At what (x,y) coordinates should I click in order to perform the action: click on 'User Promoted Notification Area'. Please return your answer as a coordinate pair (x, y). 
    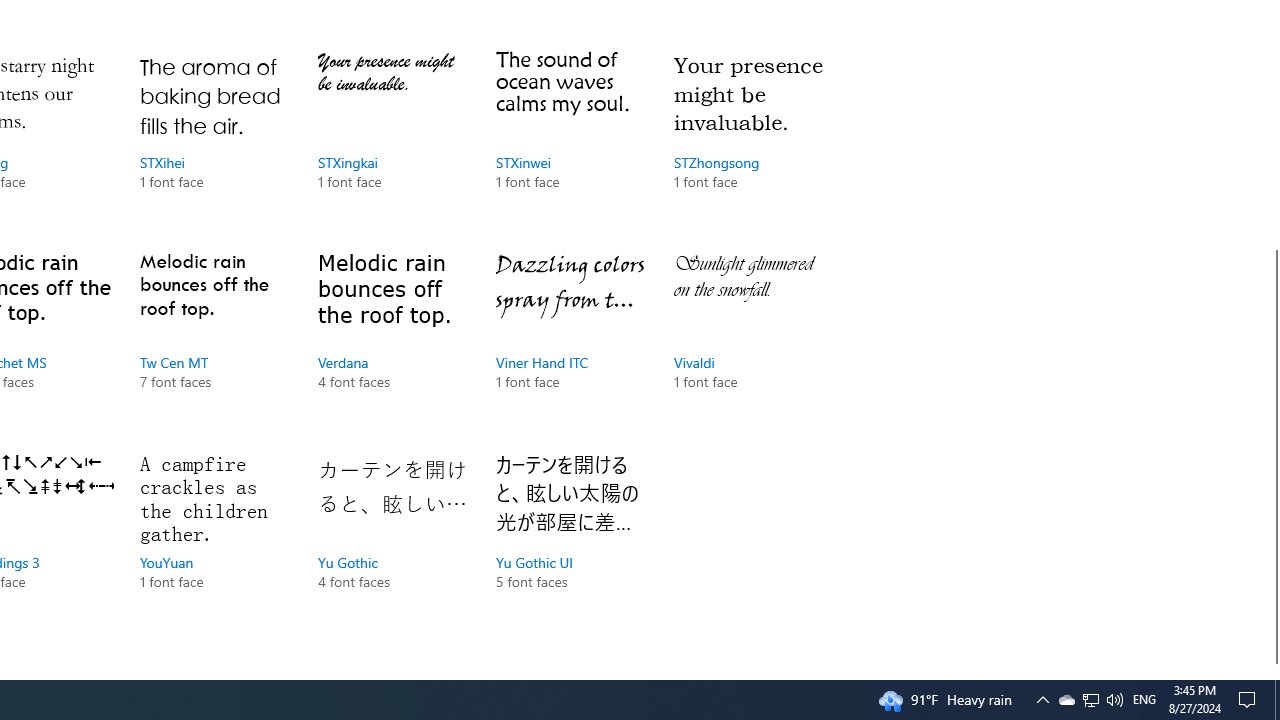
    Looking at the image, I should click on (1089, 698).